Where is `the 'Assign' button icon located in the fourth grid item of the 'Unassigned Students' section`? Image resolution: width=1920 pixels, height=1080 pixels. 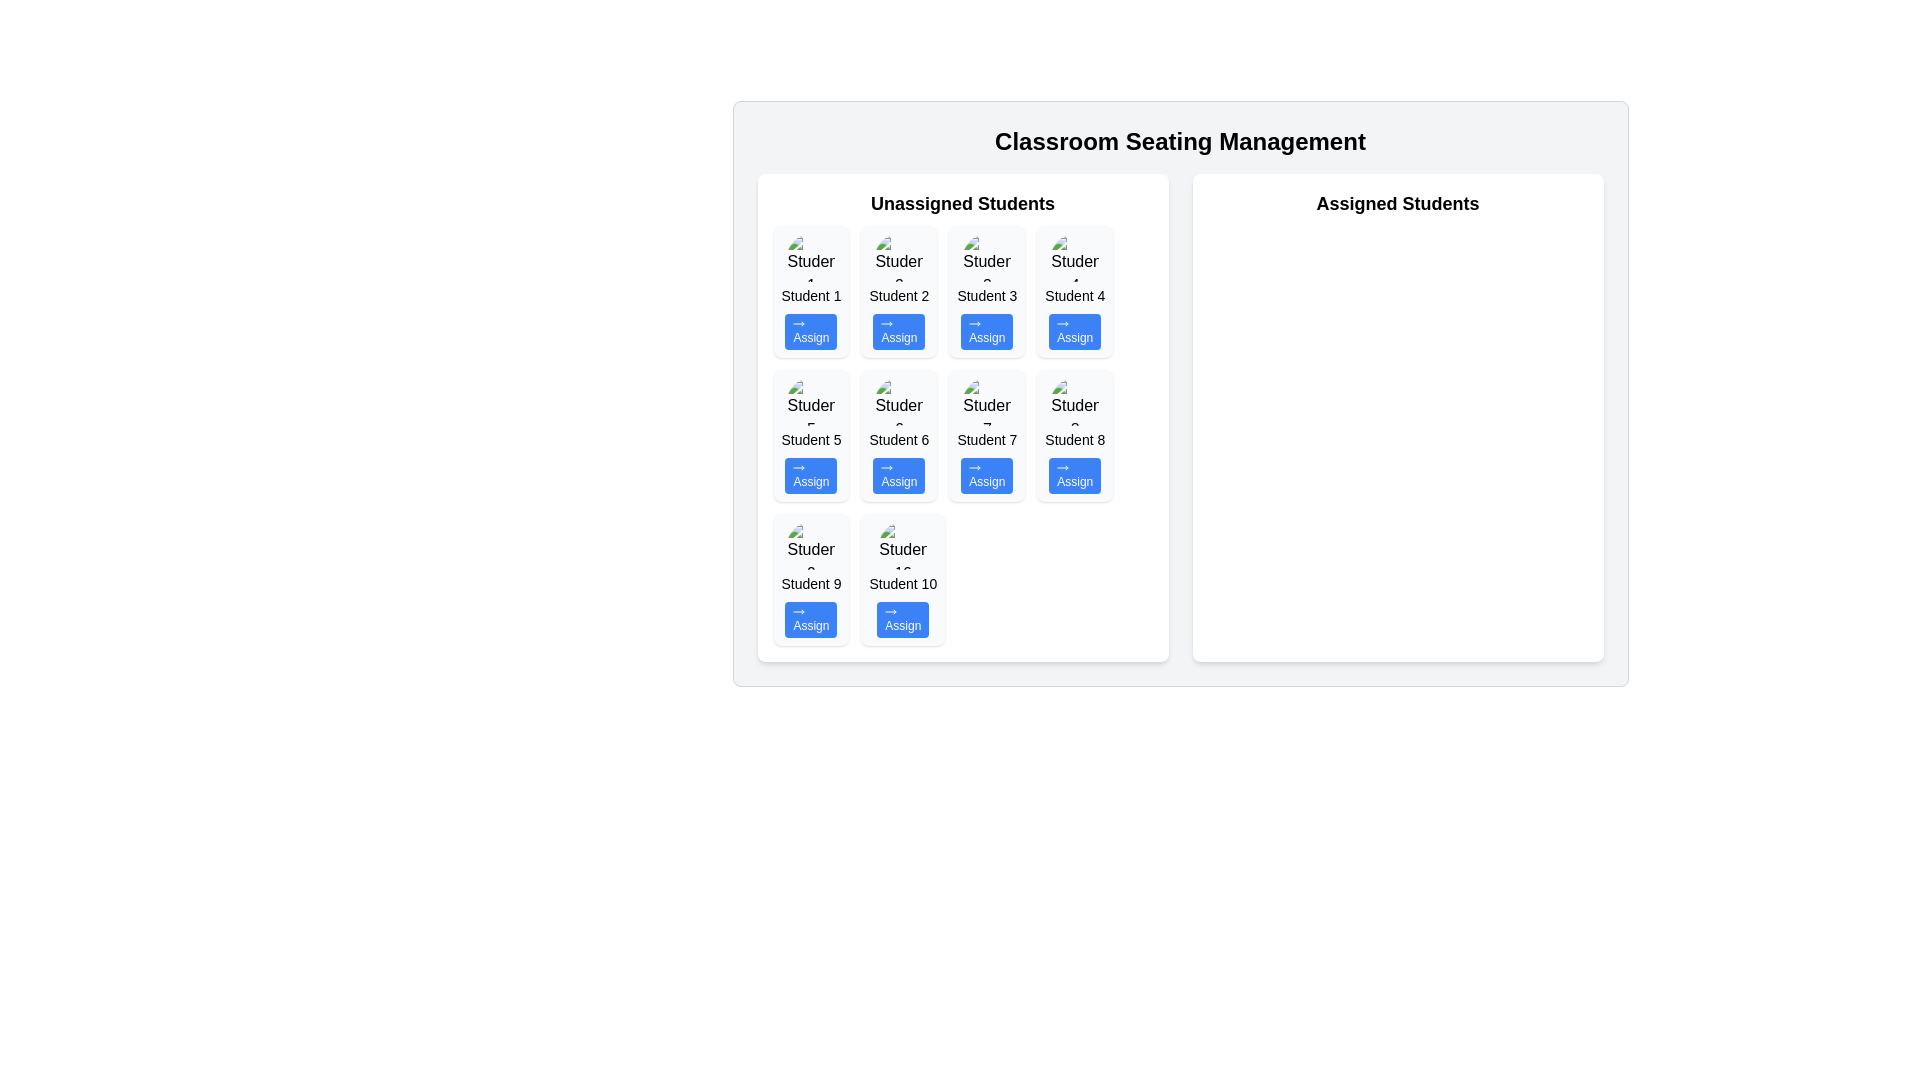 the 'Assign' button icon located in the fourth grid item of the 'Unassigned Students' section is located at coordinates (1062, 323).